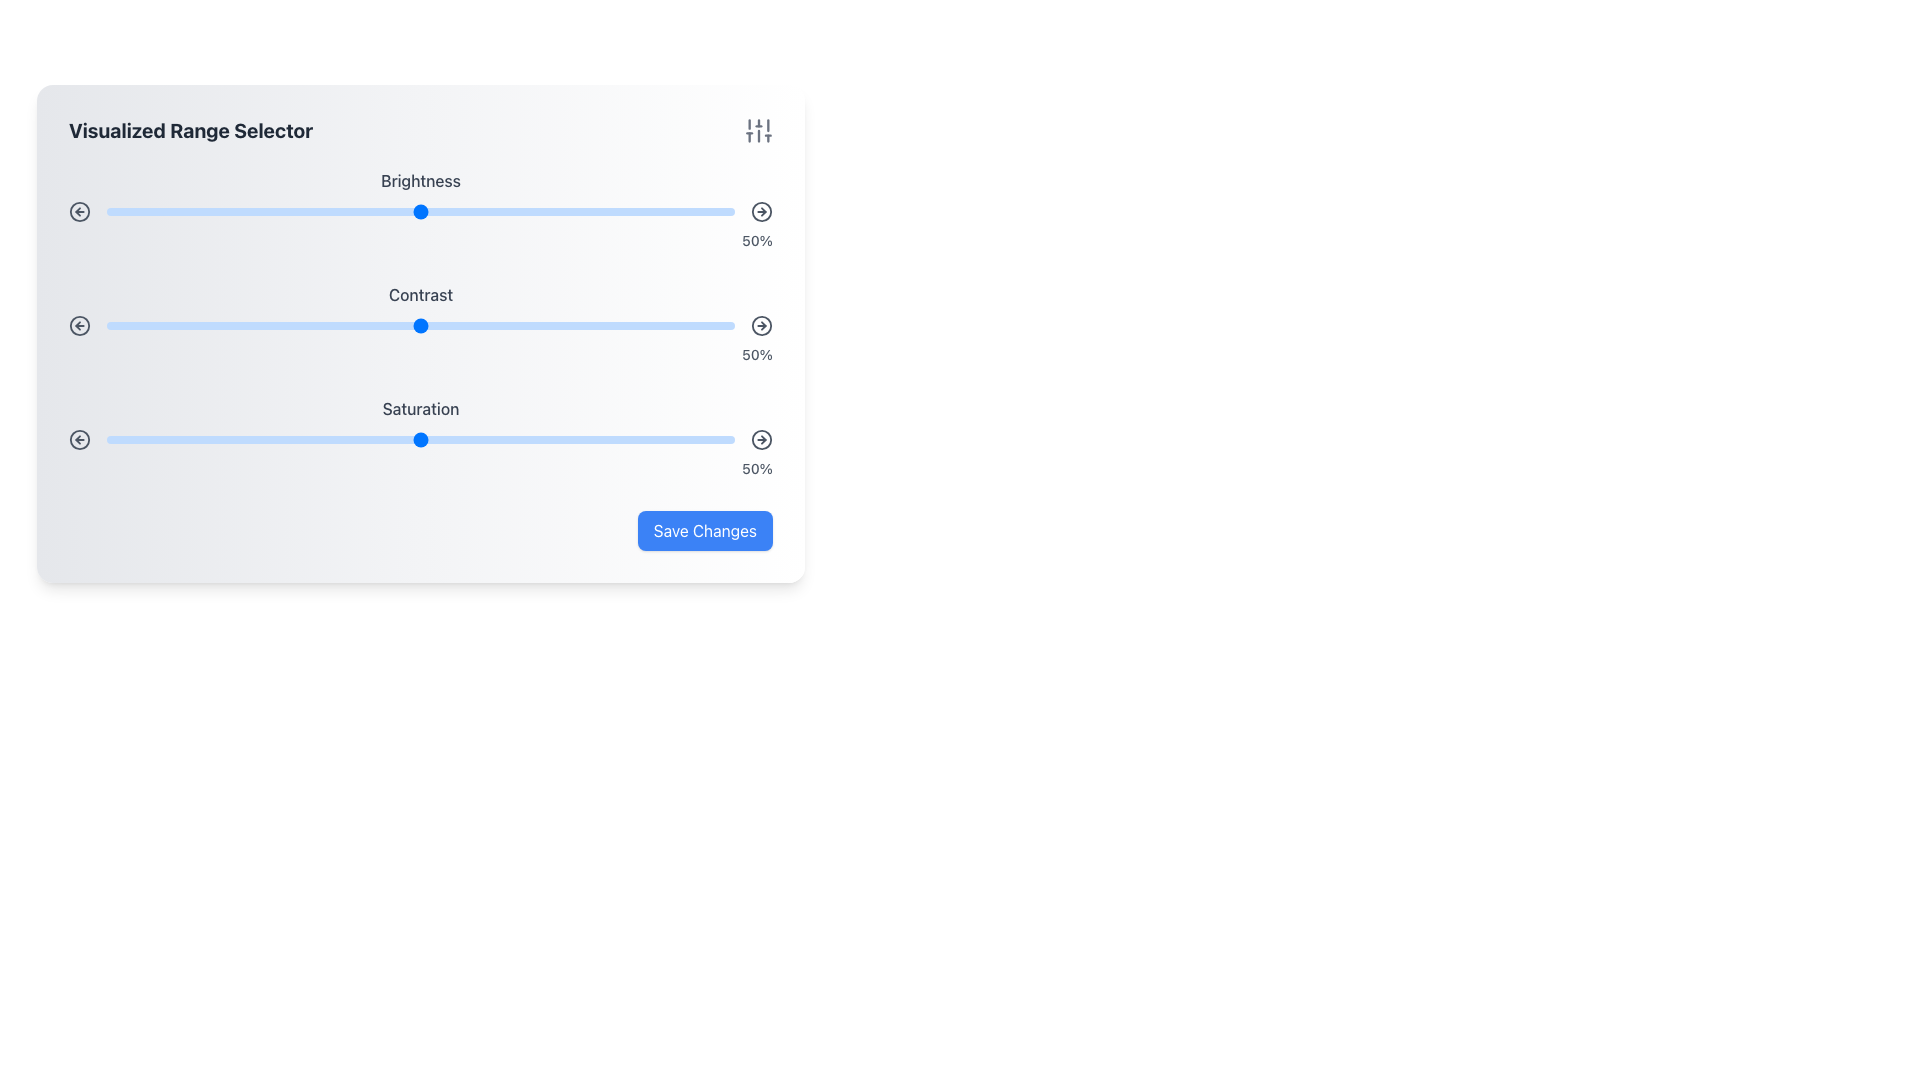  Describe the element at coordinates (653, 438) in the screenshot. I see `the slider value` at that location.